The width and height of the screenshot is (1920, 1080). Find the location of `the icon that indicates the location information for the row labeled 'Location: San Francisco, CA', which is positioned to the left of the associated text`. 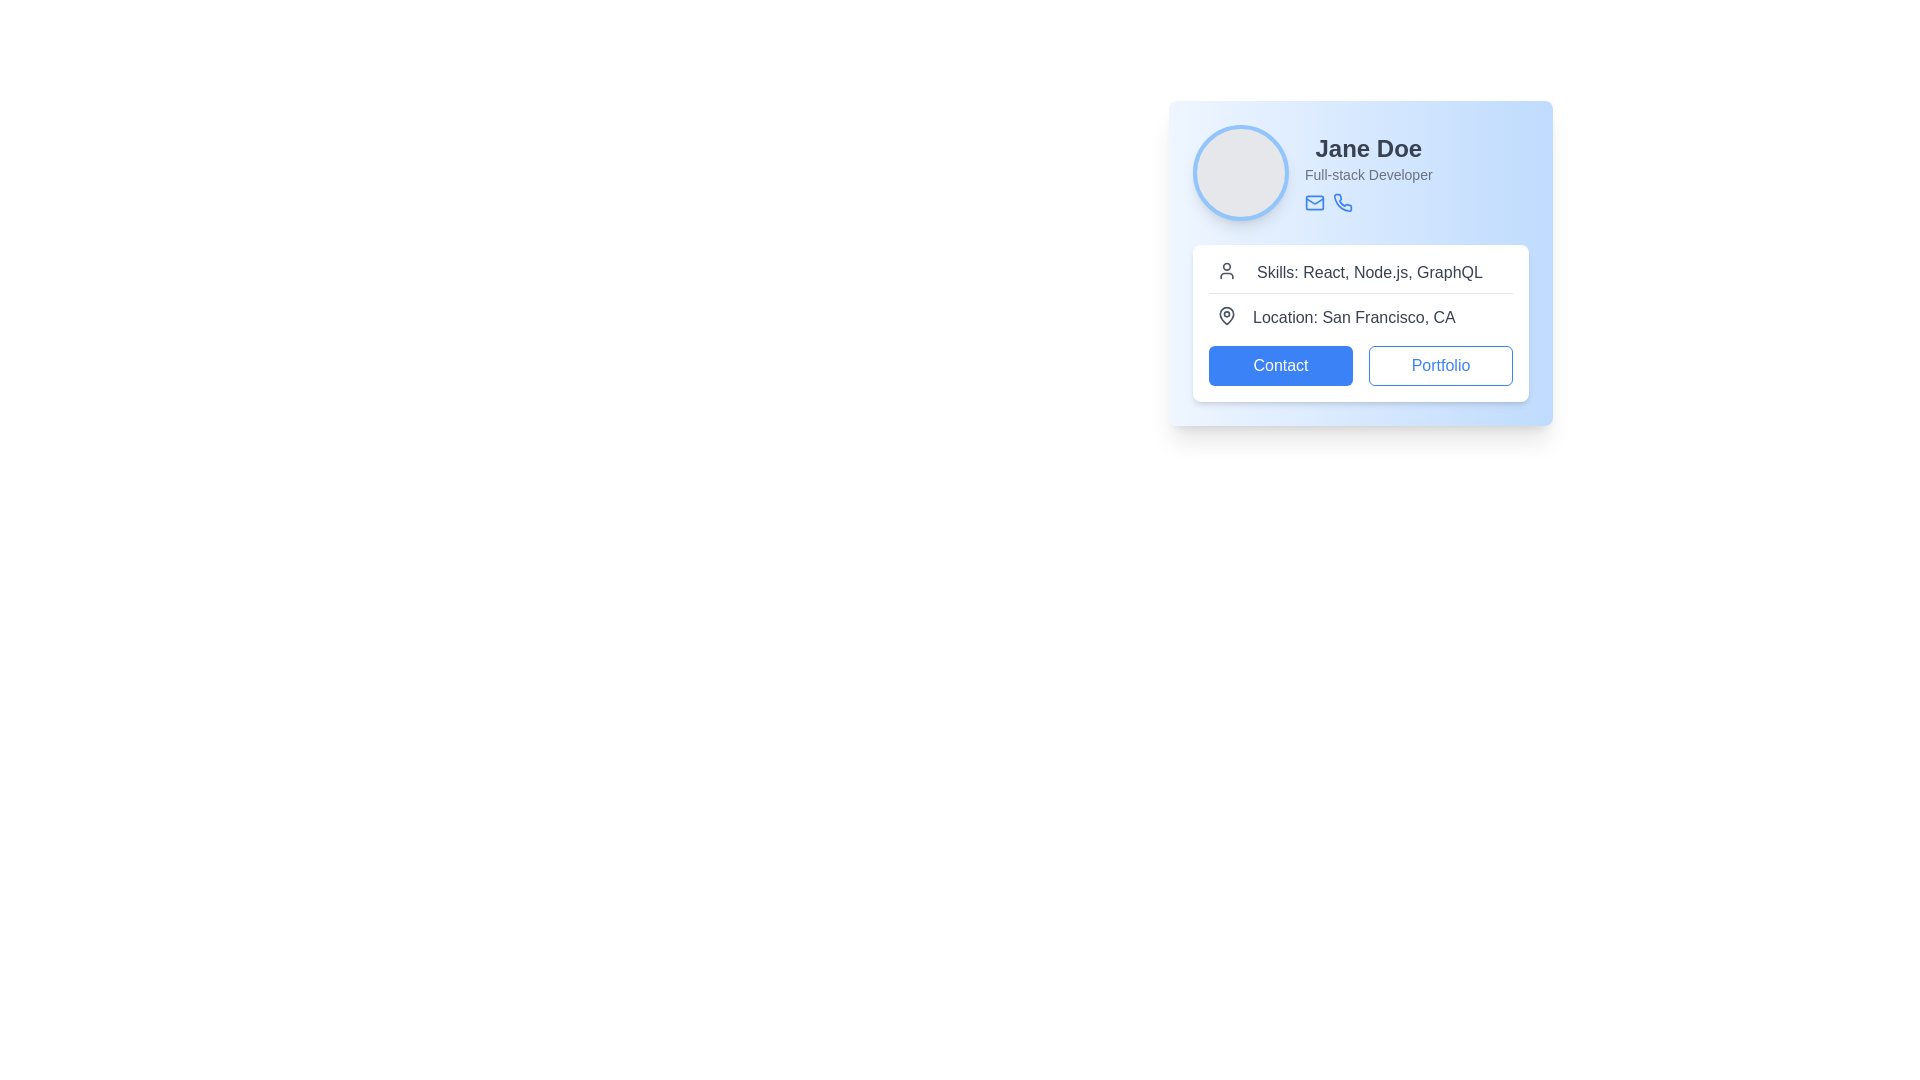

the icon that indicates the location information for the row labeled 'Location: San Francisco, CA', which is positioned to the left of the associated text is located at coordinates (1226, 315).